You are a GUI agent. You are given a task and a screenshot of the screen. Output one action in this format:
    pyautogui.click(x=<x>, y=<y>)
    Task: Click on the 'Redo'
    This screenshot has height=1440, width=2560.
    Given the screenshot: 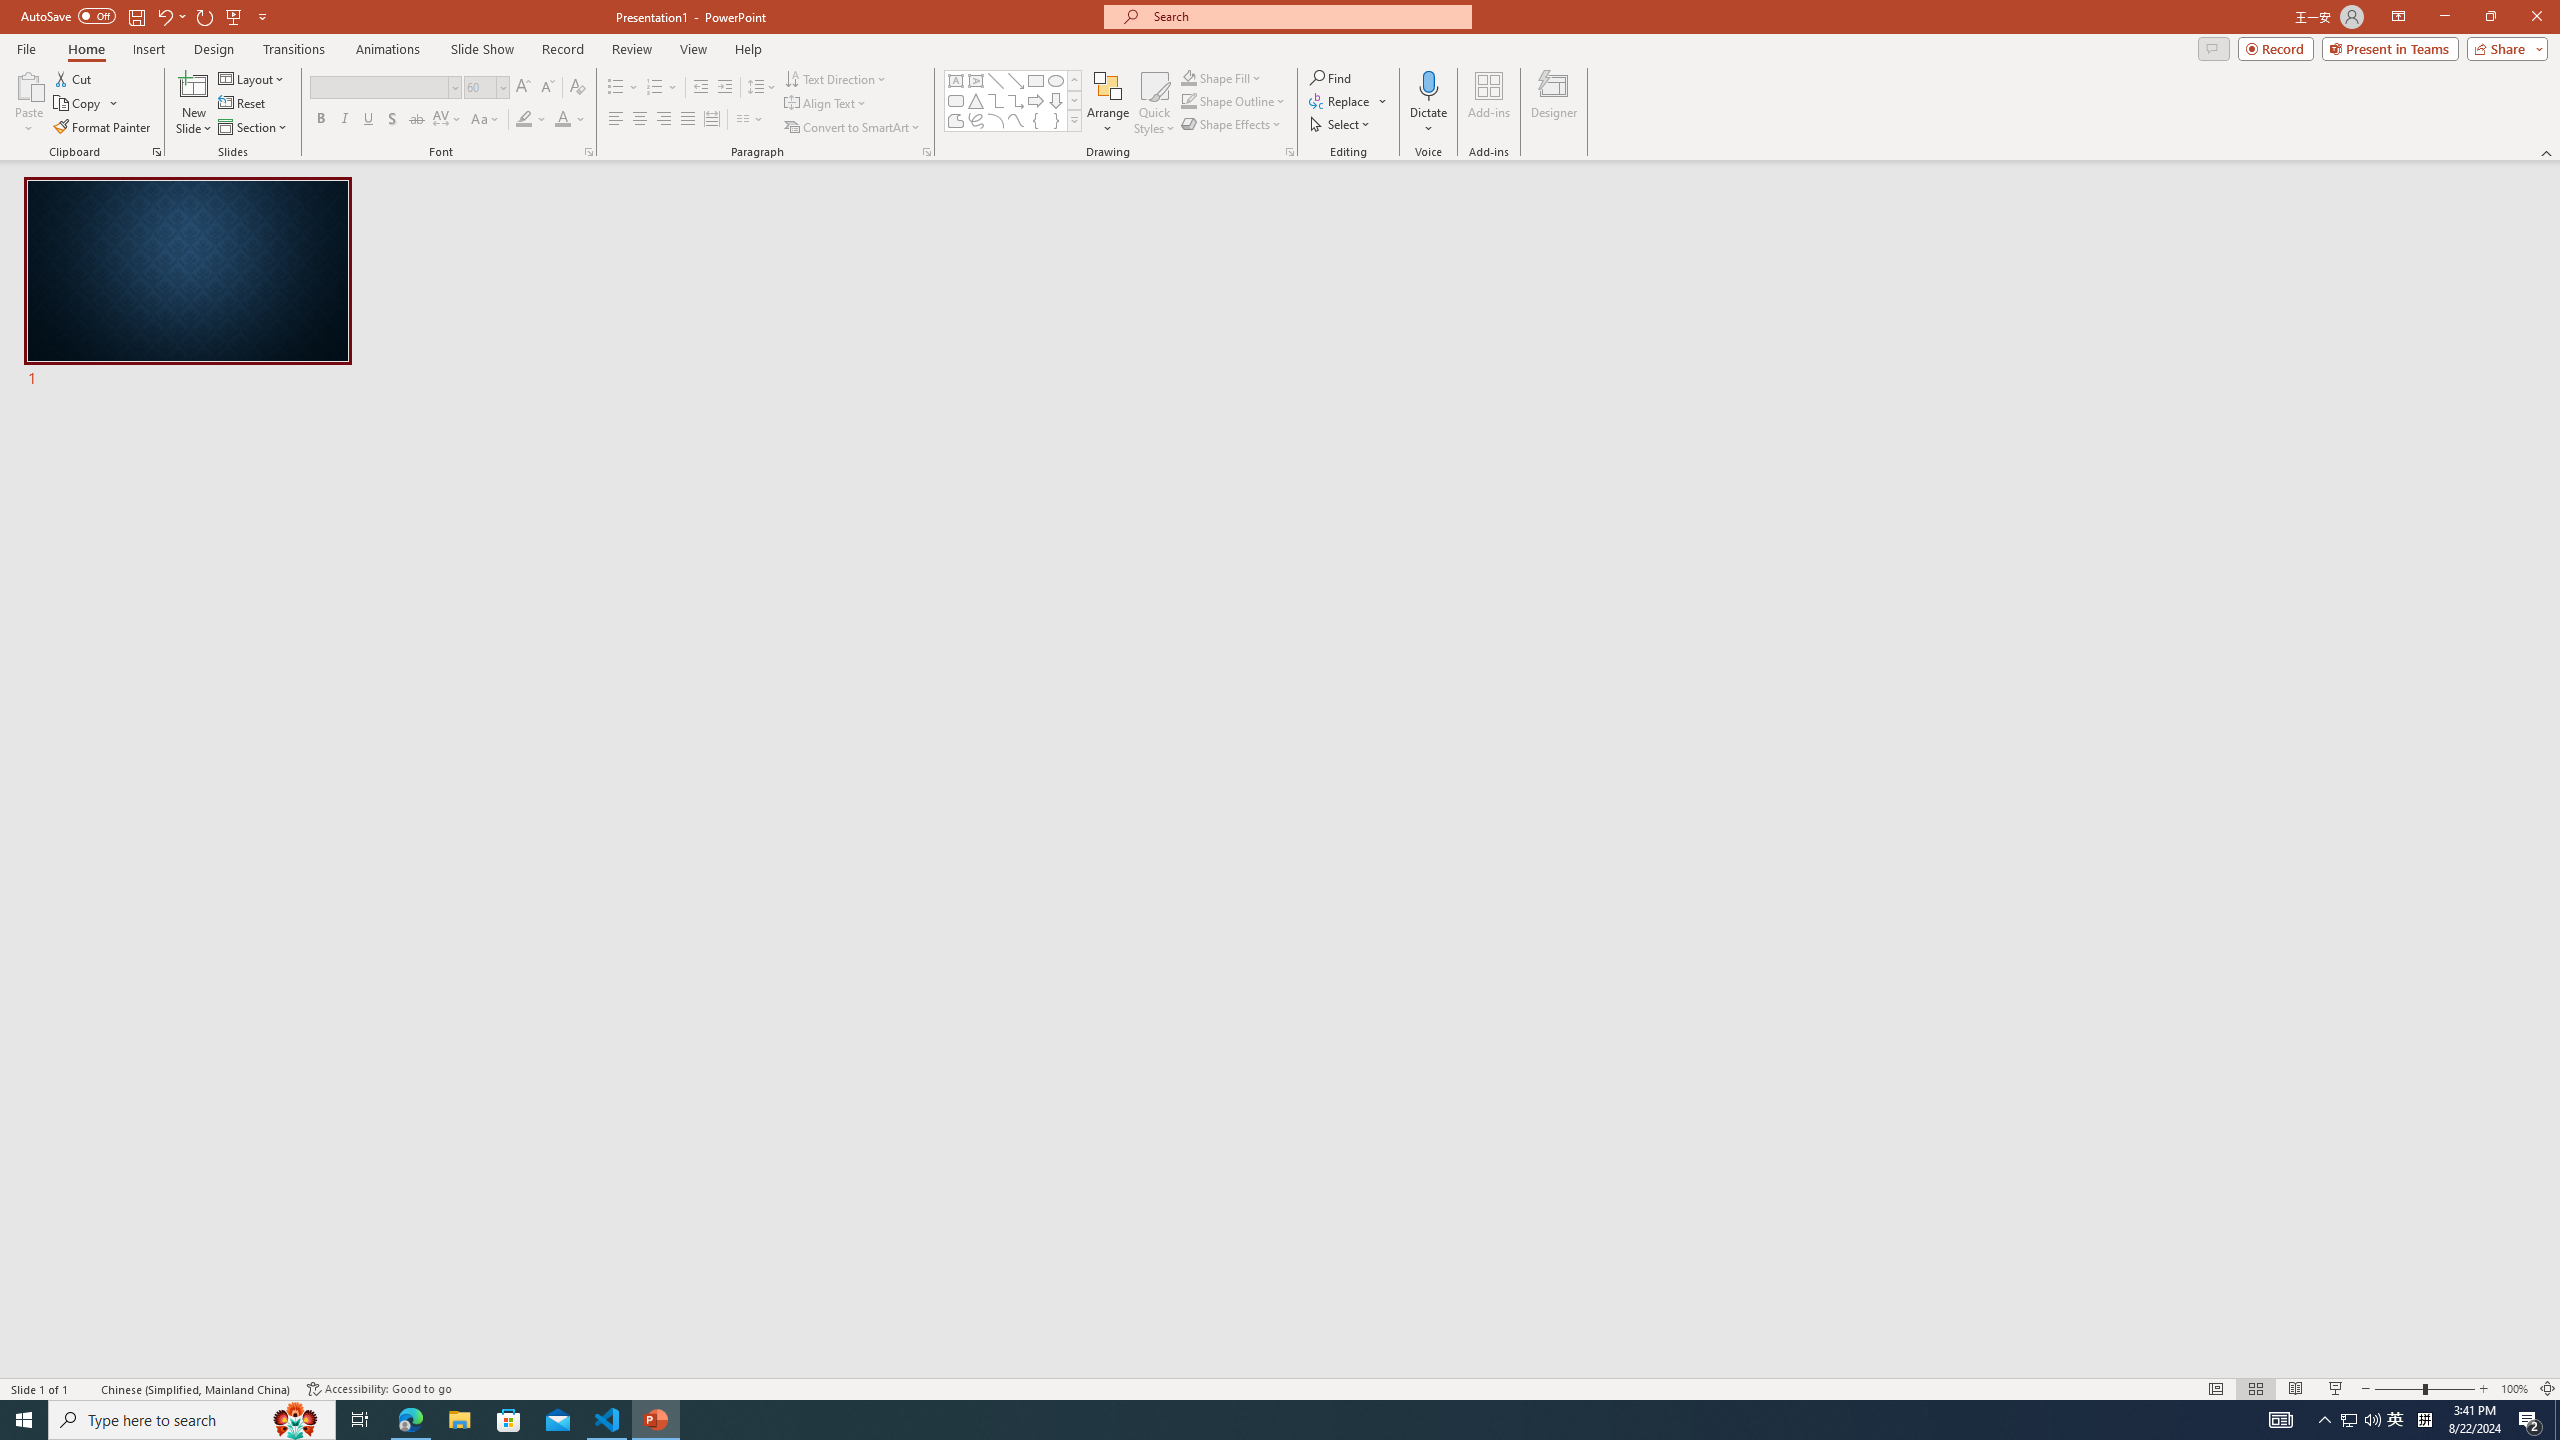 What is the action you would take?
    pyautogui.click(x=205, y=15)
    